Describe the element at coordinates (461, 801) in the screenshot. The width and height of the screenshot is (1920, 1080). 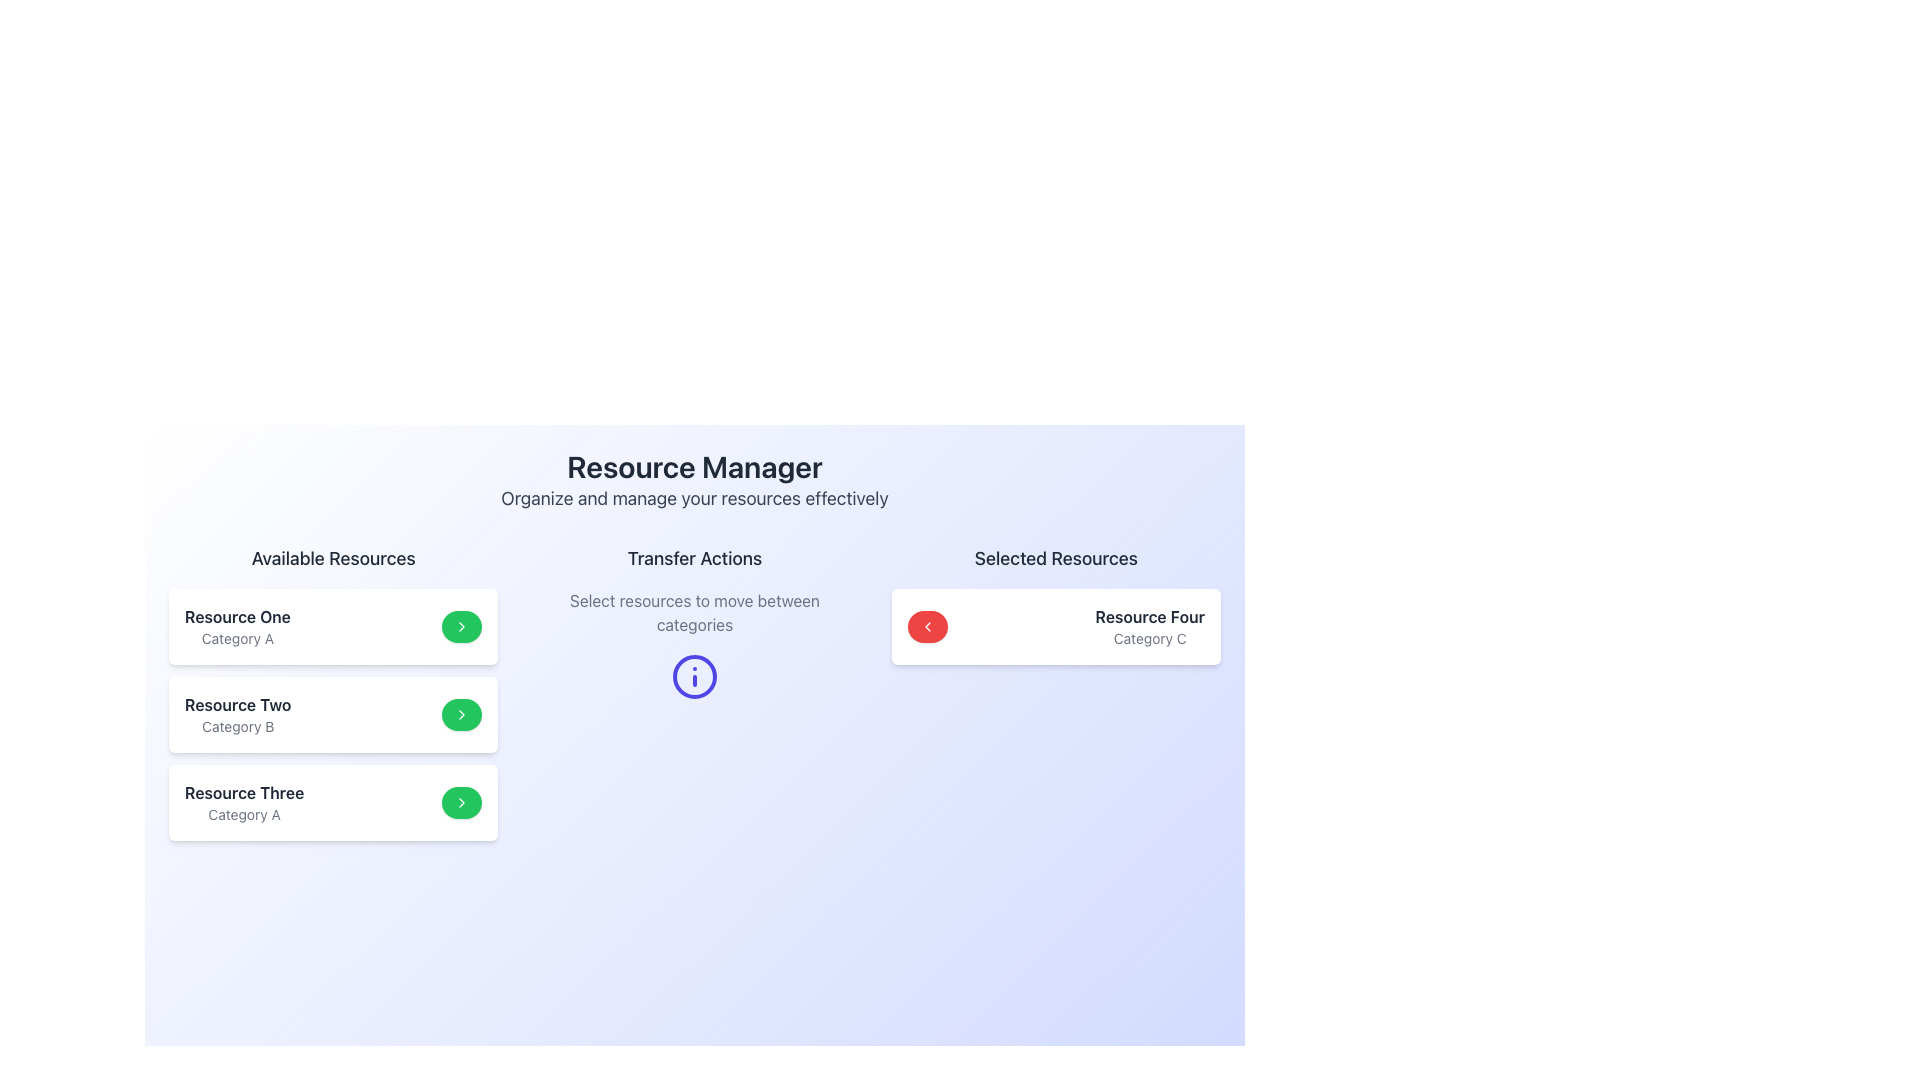
I see `the right-pointing chevron icon button with a green circular background, located at the end of the 'Resource Three' button` at that location.